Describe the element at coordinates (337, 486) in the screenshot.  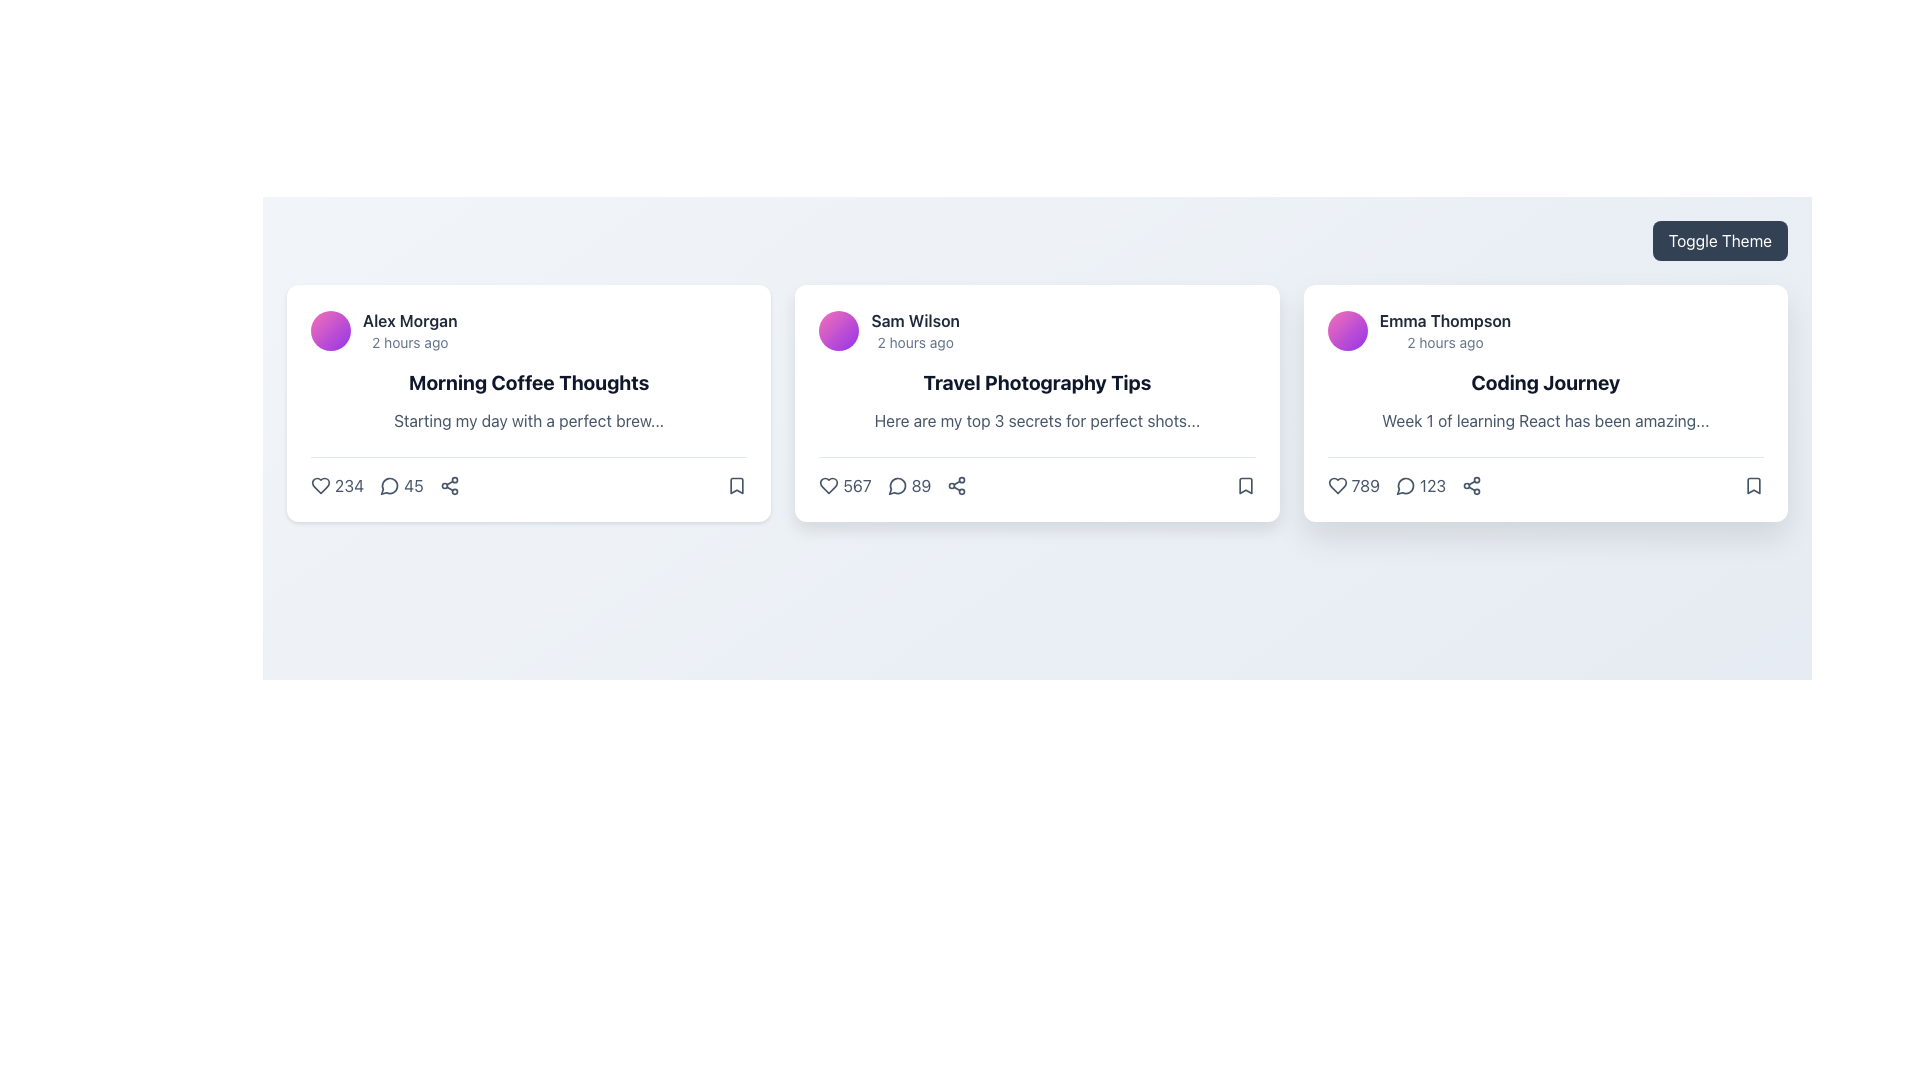
I see `the like button represented by a heart icon in the bottom section of the 'Morning Coffee Thoughts' card by Alex Morgan to register a like or favorite` at that location.